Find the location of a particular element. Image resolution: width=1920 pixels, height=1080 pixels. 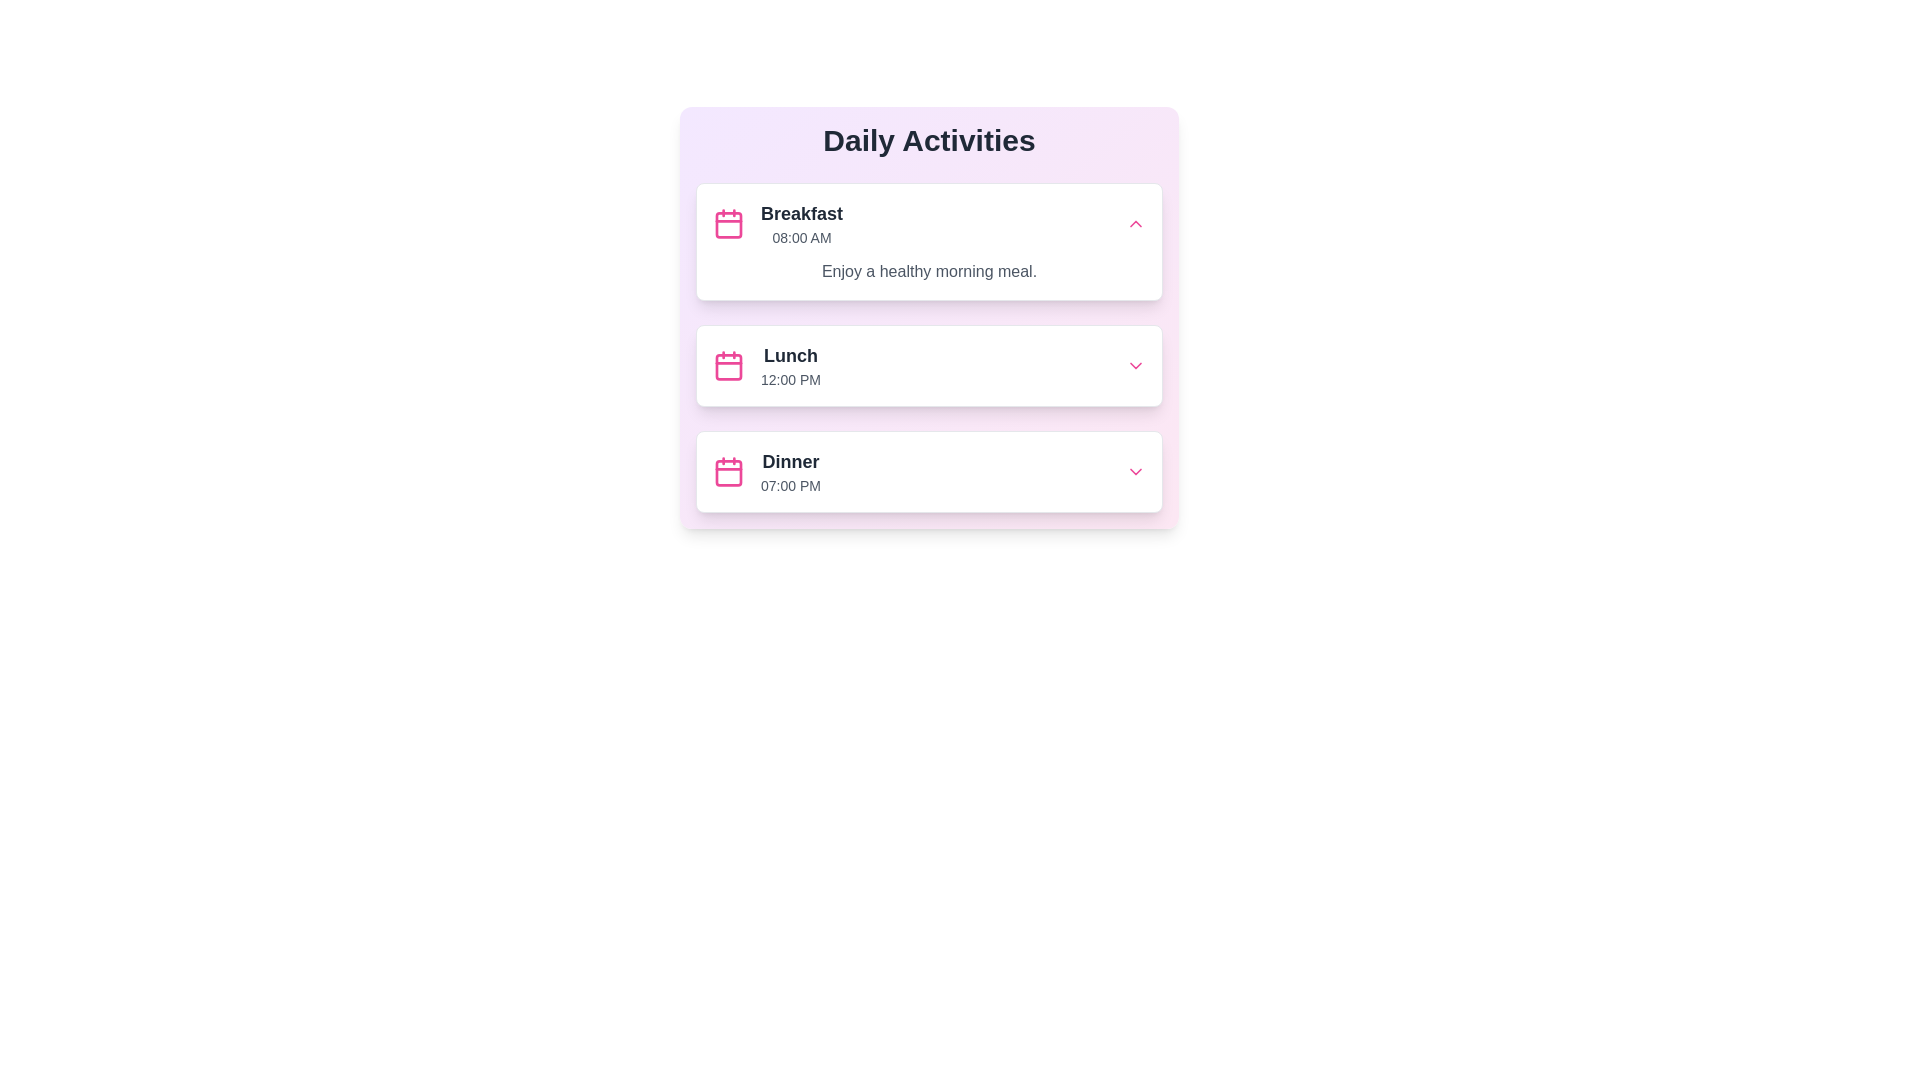

the pink calendar icon located next to the text 'Lunch' in the 'Daily Activities' section is located at coordinates (728, 366).